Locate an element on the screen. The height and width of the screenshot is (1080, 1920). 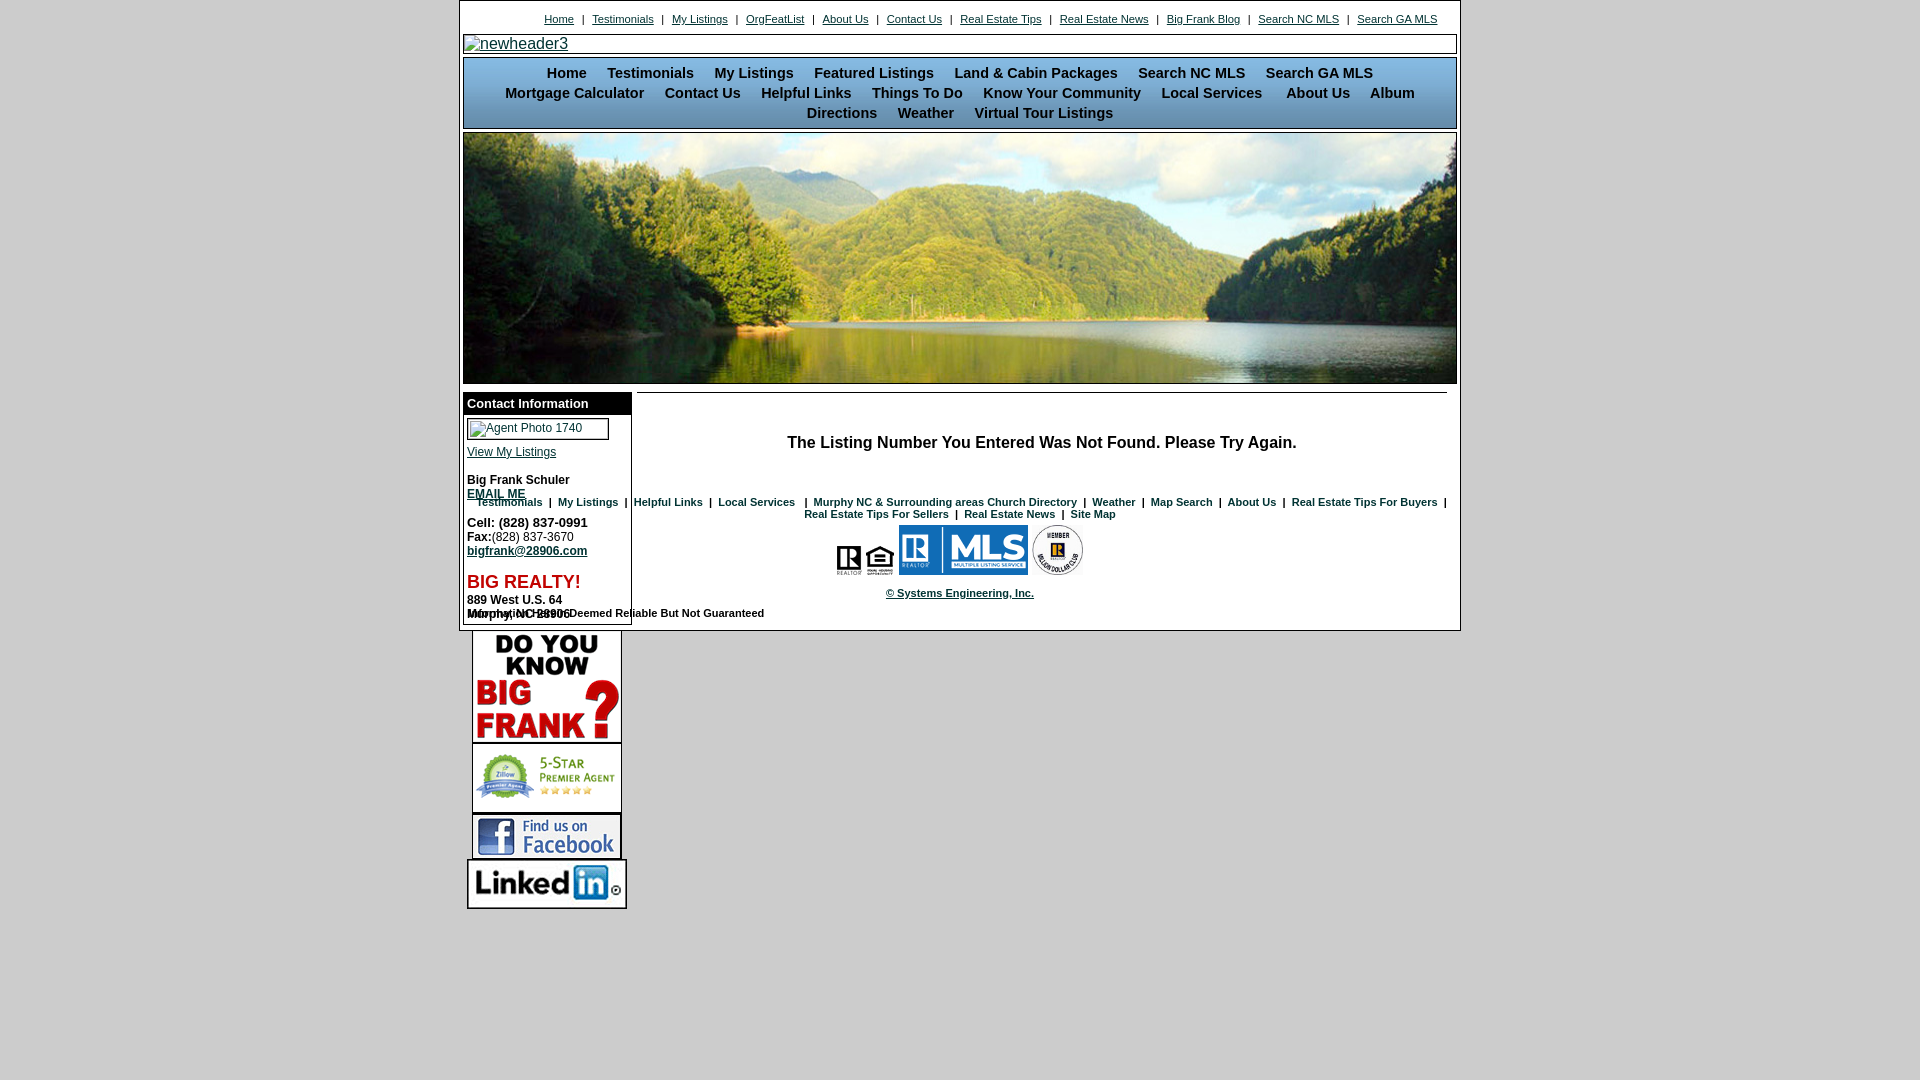
'Virtual Tour Listings' is located at coordinates (1043, 112).